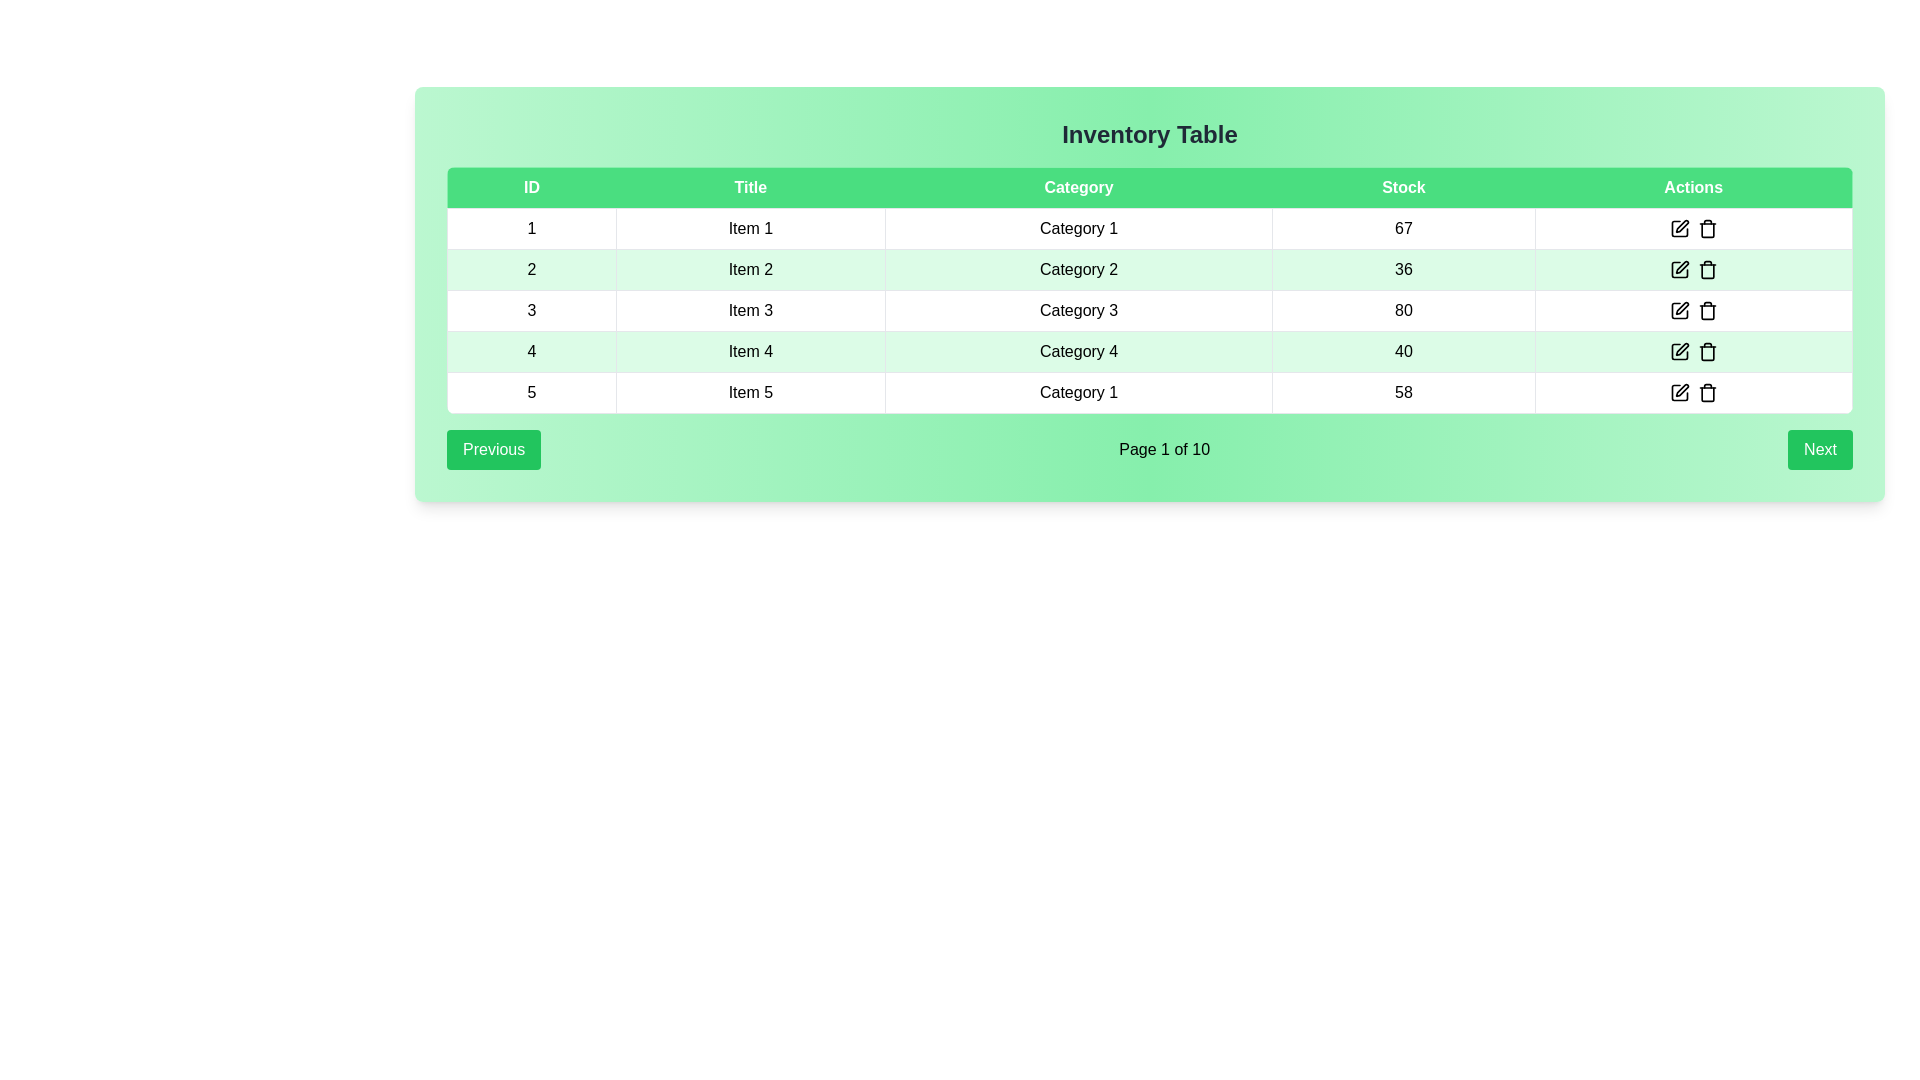 The width and height of the screenshot is (1920, 1080). I want to click on the 'ID' text label table header which is styled with centered white text on a green background, located at the far-left of the row within the green header section of the table, so click(531, 188).